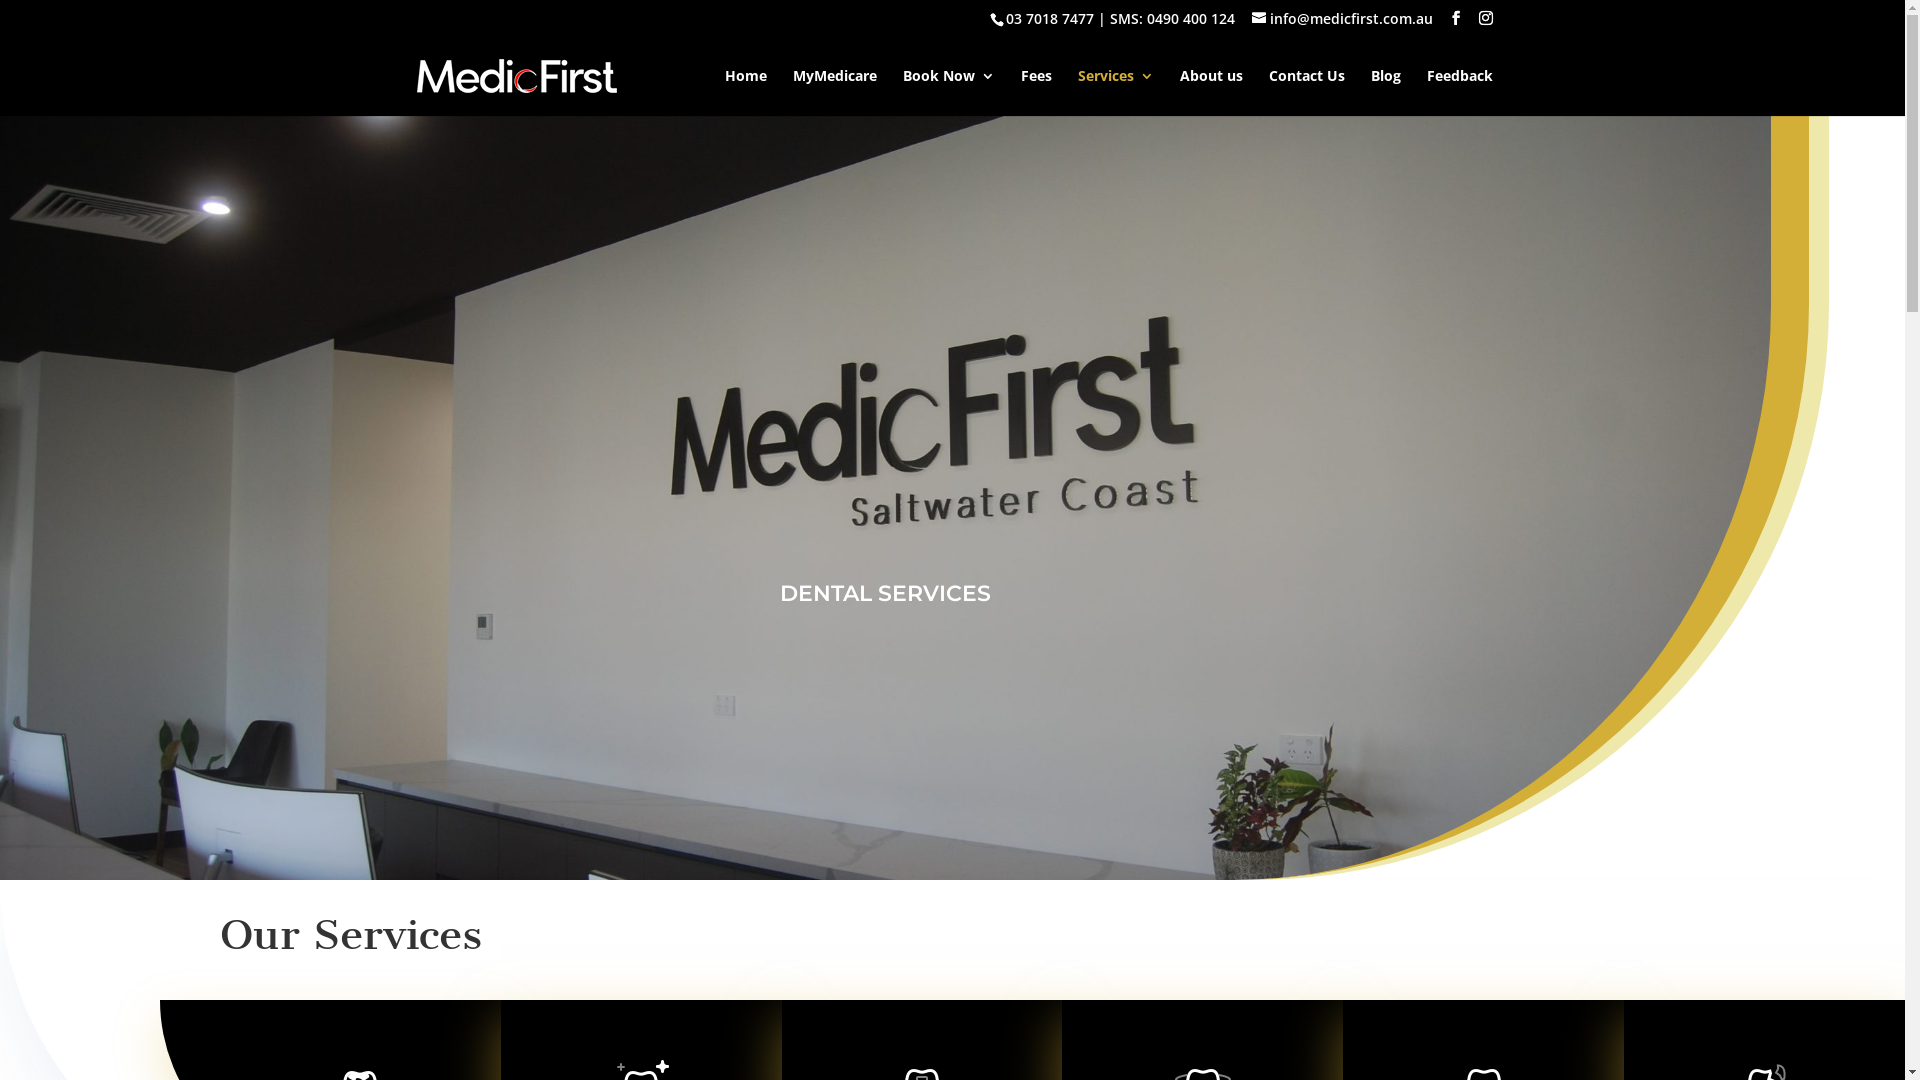 The image size is (1920, 1080). I want to click on 'info@medicfirst.com.au', so click(1342, 17).